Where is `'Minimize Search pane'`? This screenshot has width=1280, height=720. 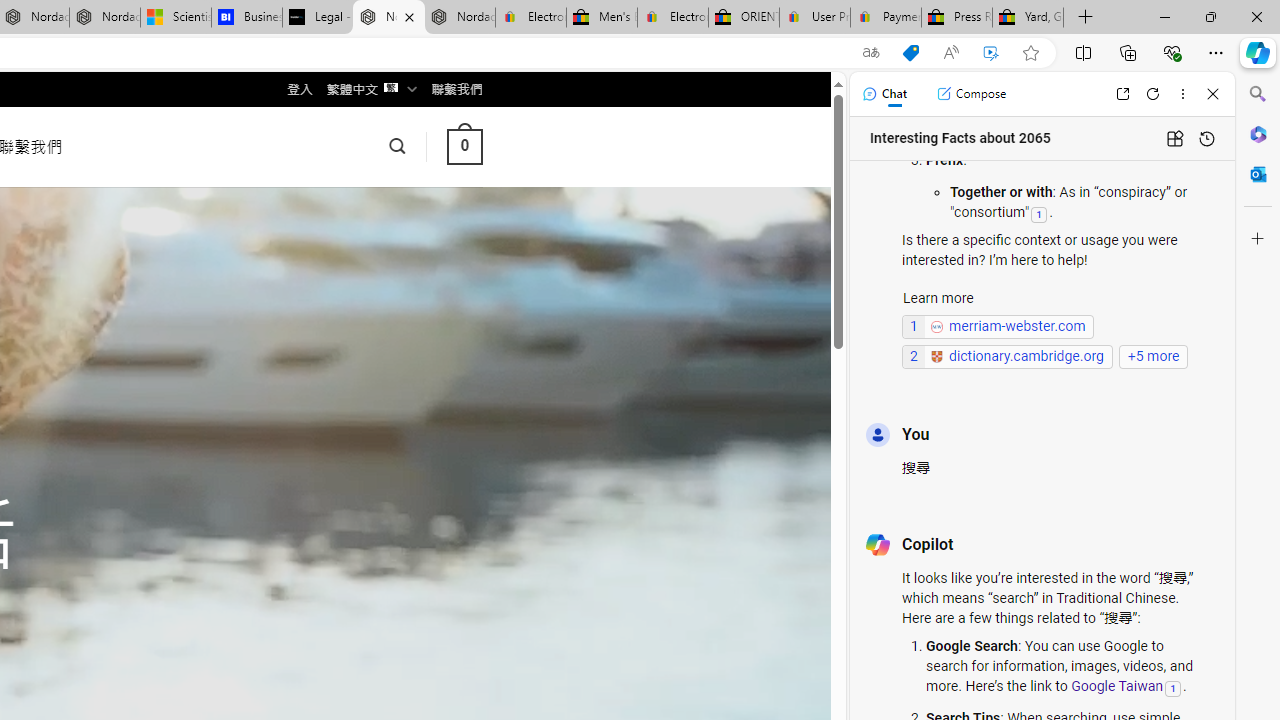
'Minimize Search pane' is located at coordinates (1257, 94).